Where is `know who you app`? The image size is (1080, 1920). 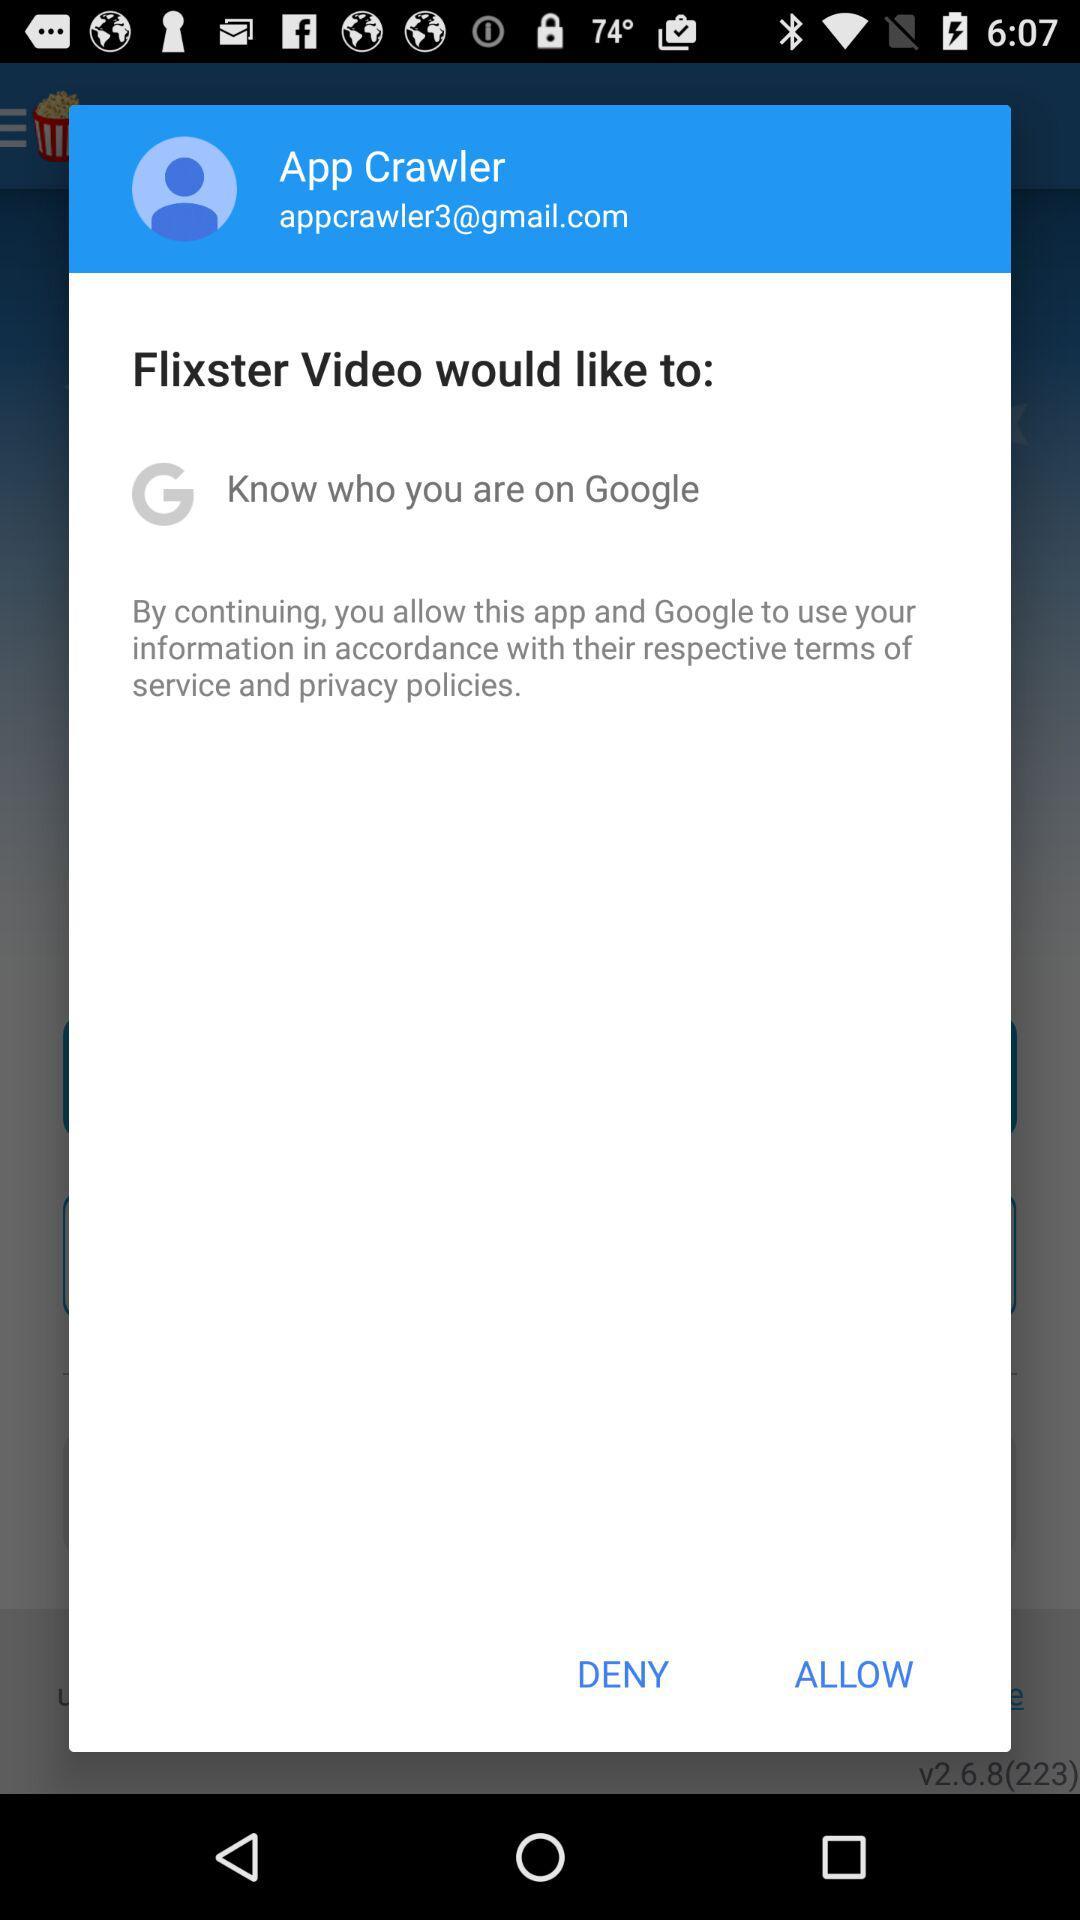 know who you app is located at coordinates (463, 487).